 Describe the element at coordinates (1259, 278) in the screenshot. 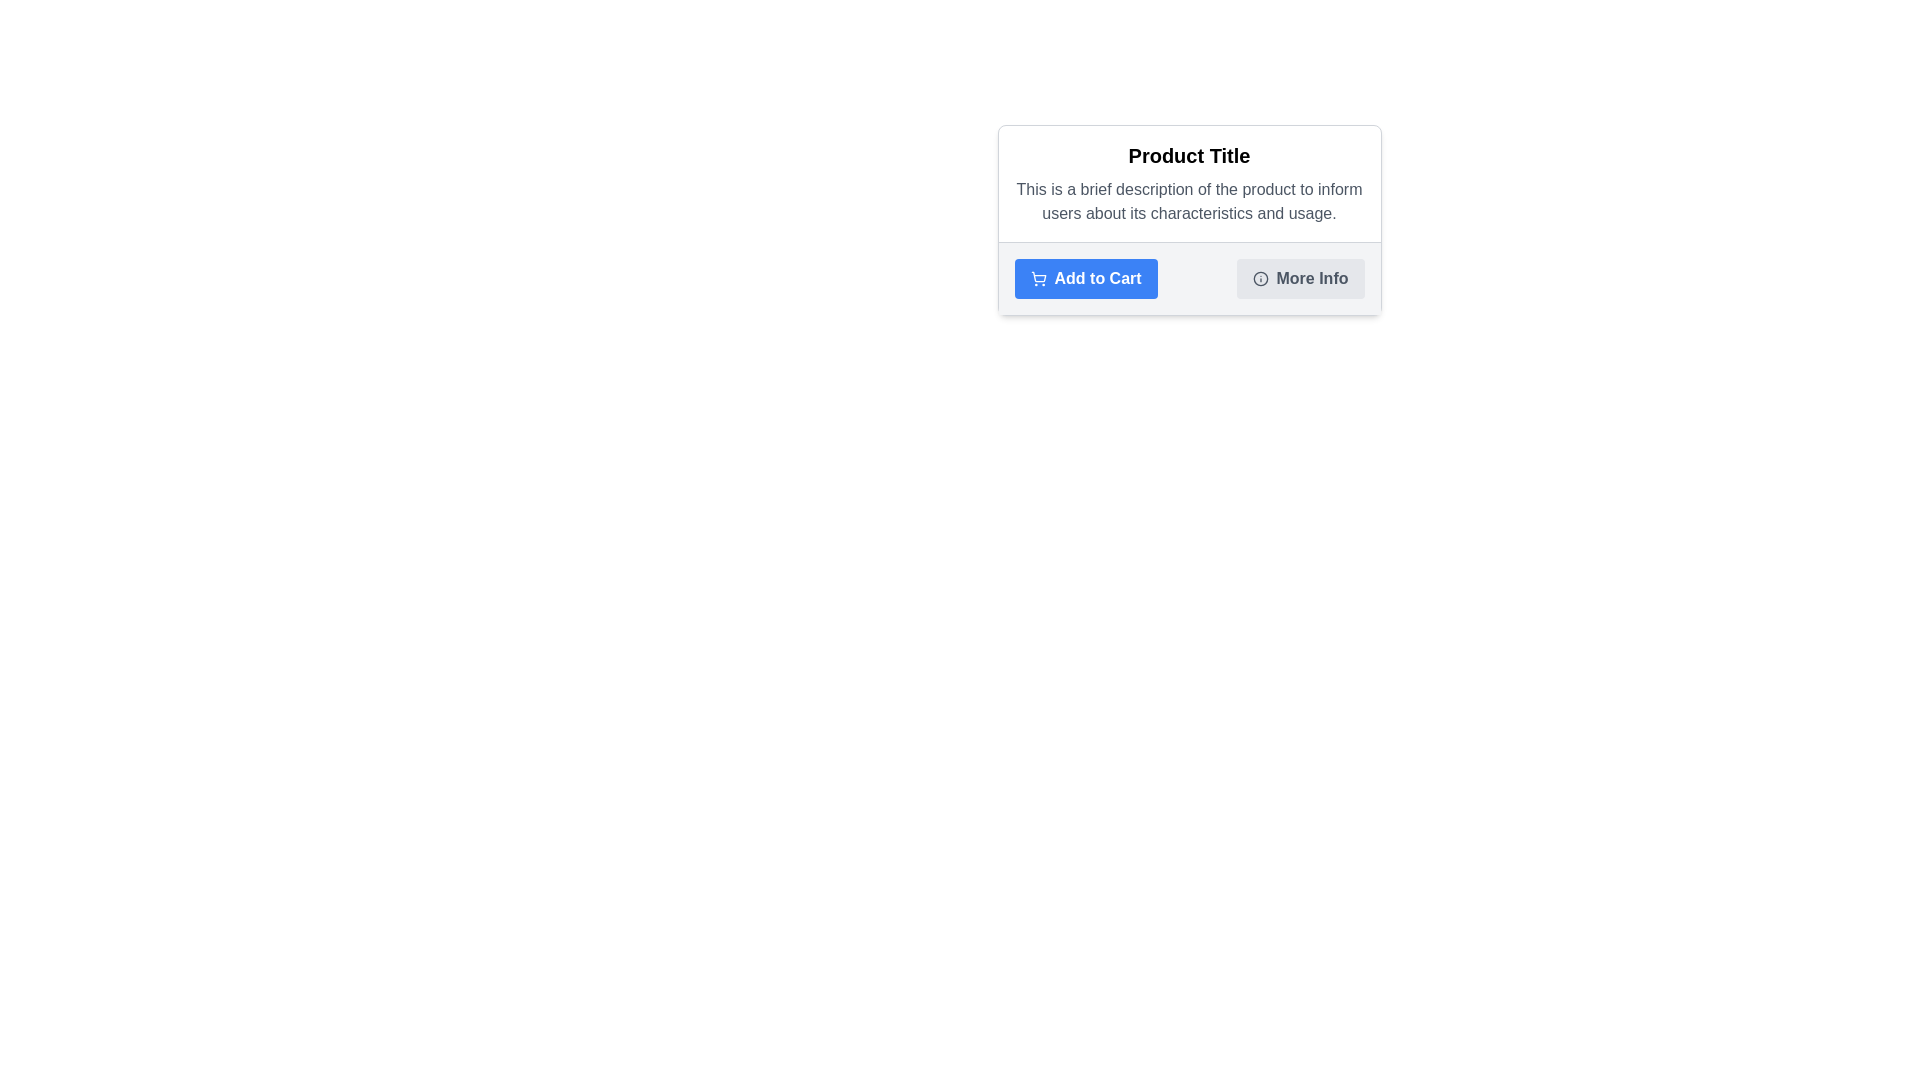

I see `the decorative circular SVG element that visually indicates the purpose of the info icon within the product information card, located to the left of the 'More Info' button` at that location.